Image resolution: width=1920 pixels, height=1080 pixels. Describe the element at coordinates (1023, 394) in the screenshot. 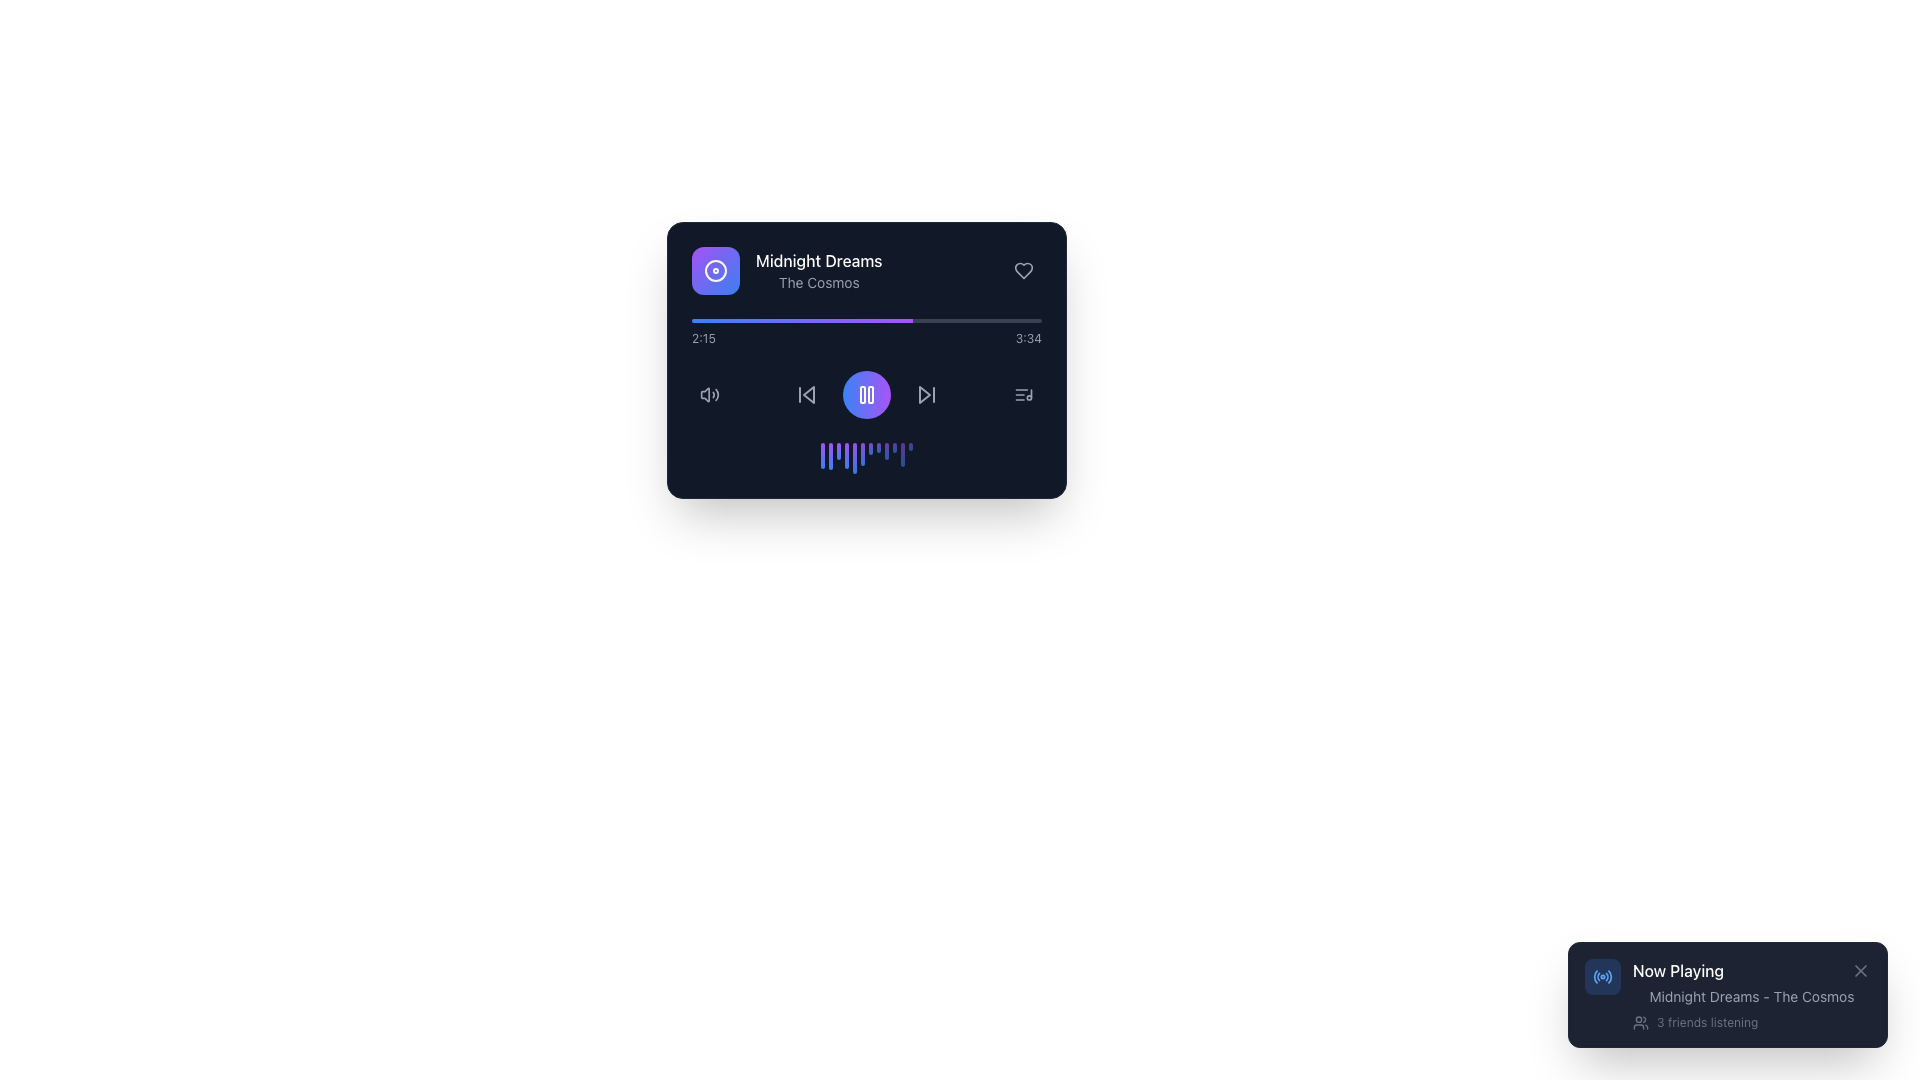

I see `the small square button displaying a musical note icon, located in the bottom right corner of the music player controls` at that location.